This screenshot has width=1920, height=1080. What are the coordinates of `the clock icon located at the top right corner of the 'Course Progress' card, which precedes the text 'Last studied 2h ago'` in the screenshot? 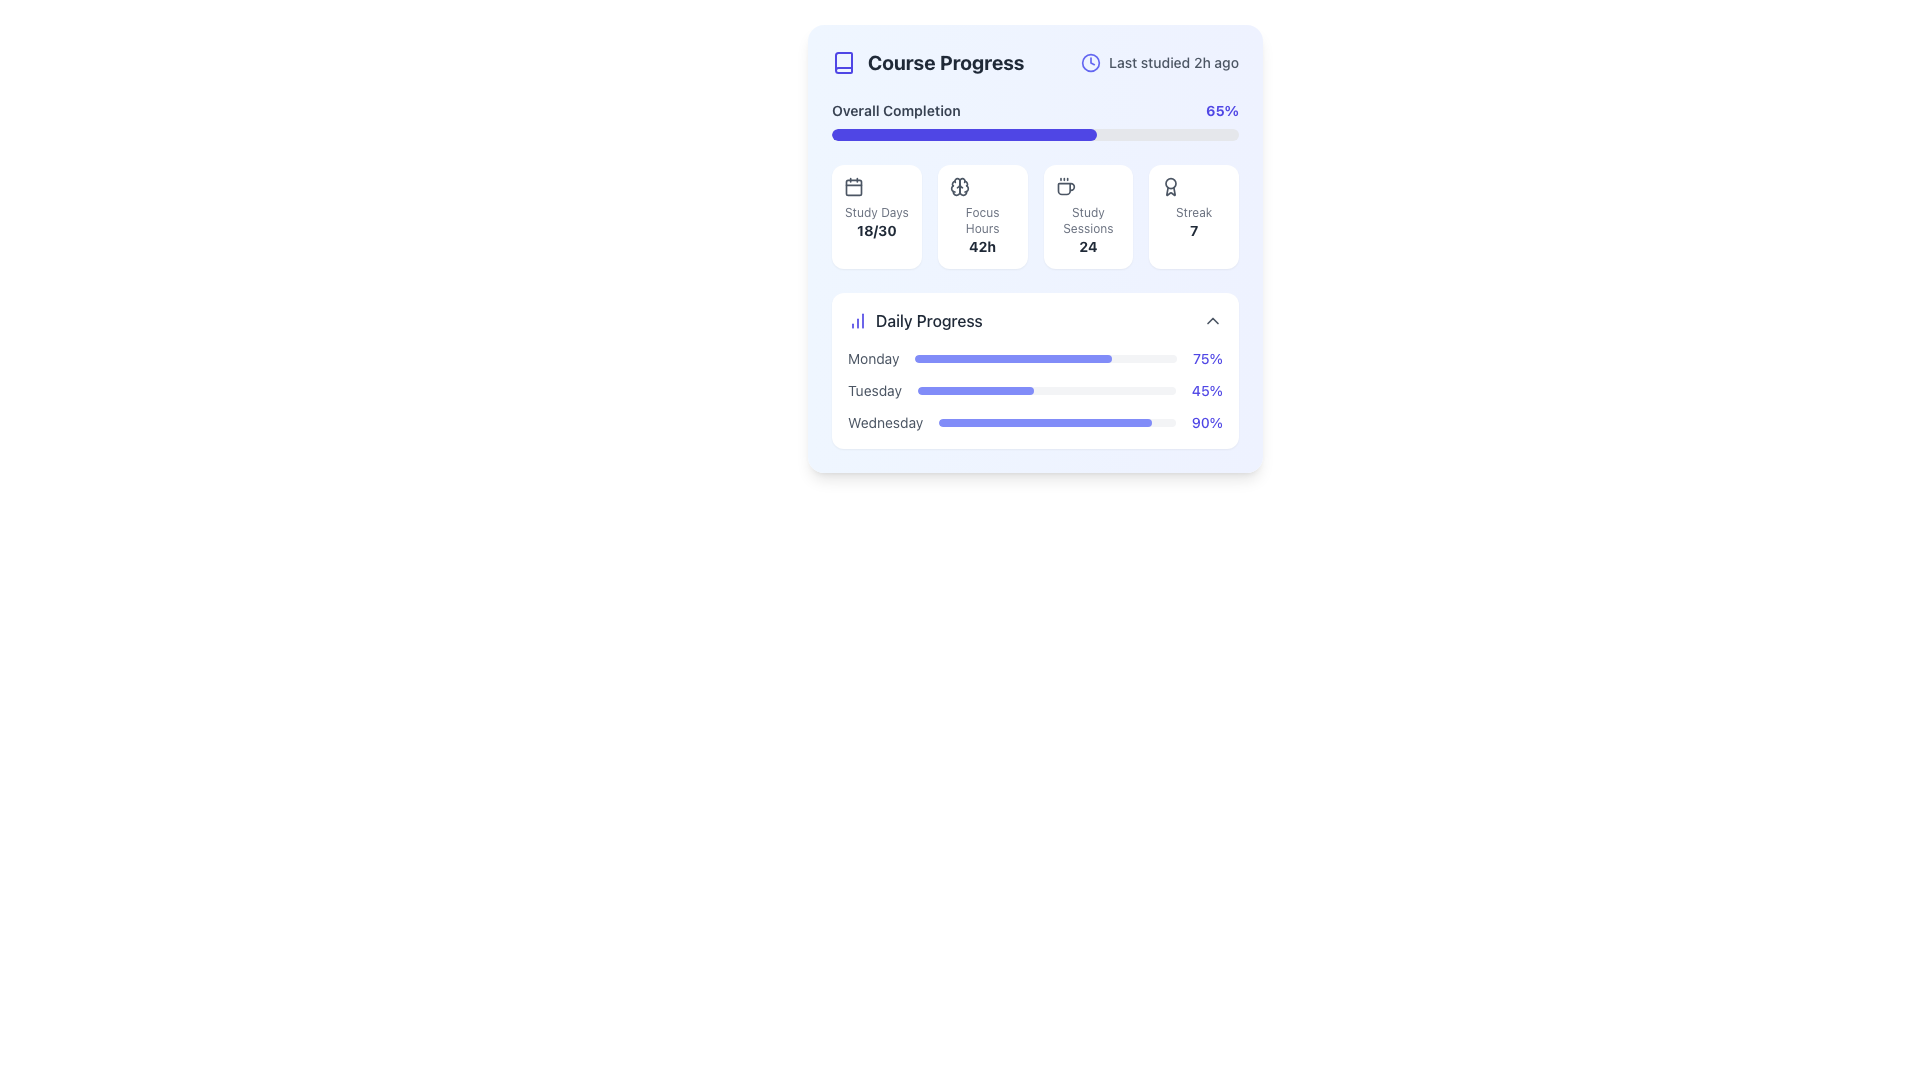 It's located at (1089, 61).